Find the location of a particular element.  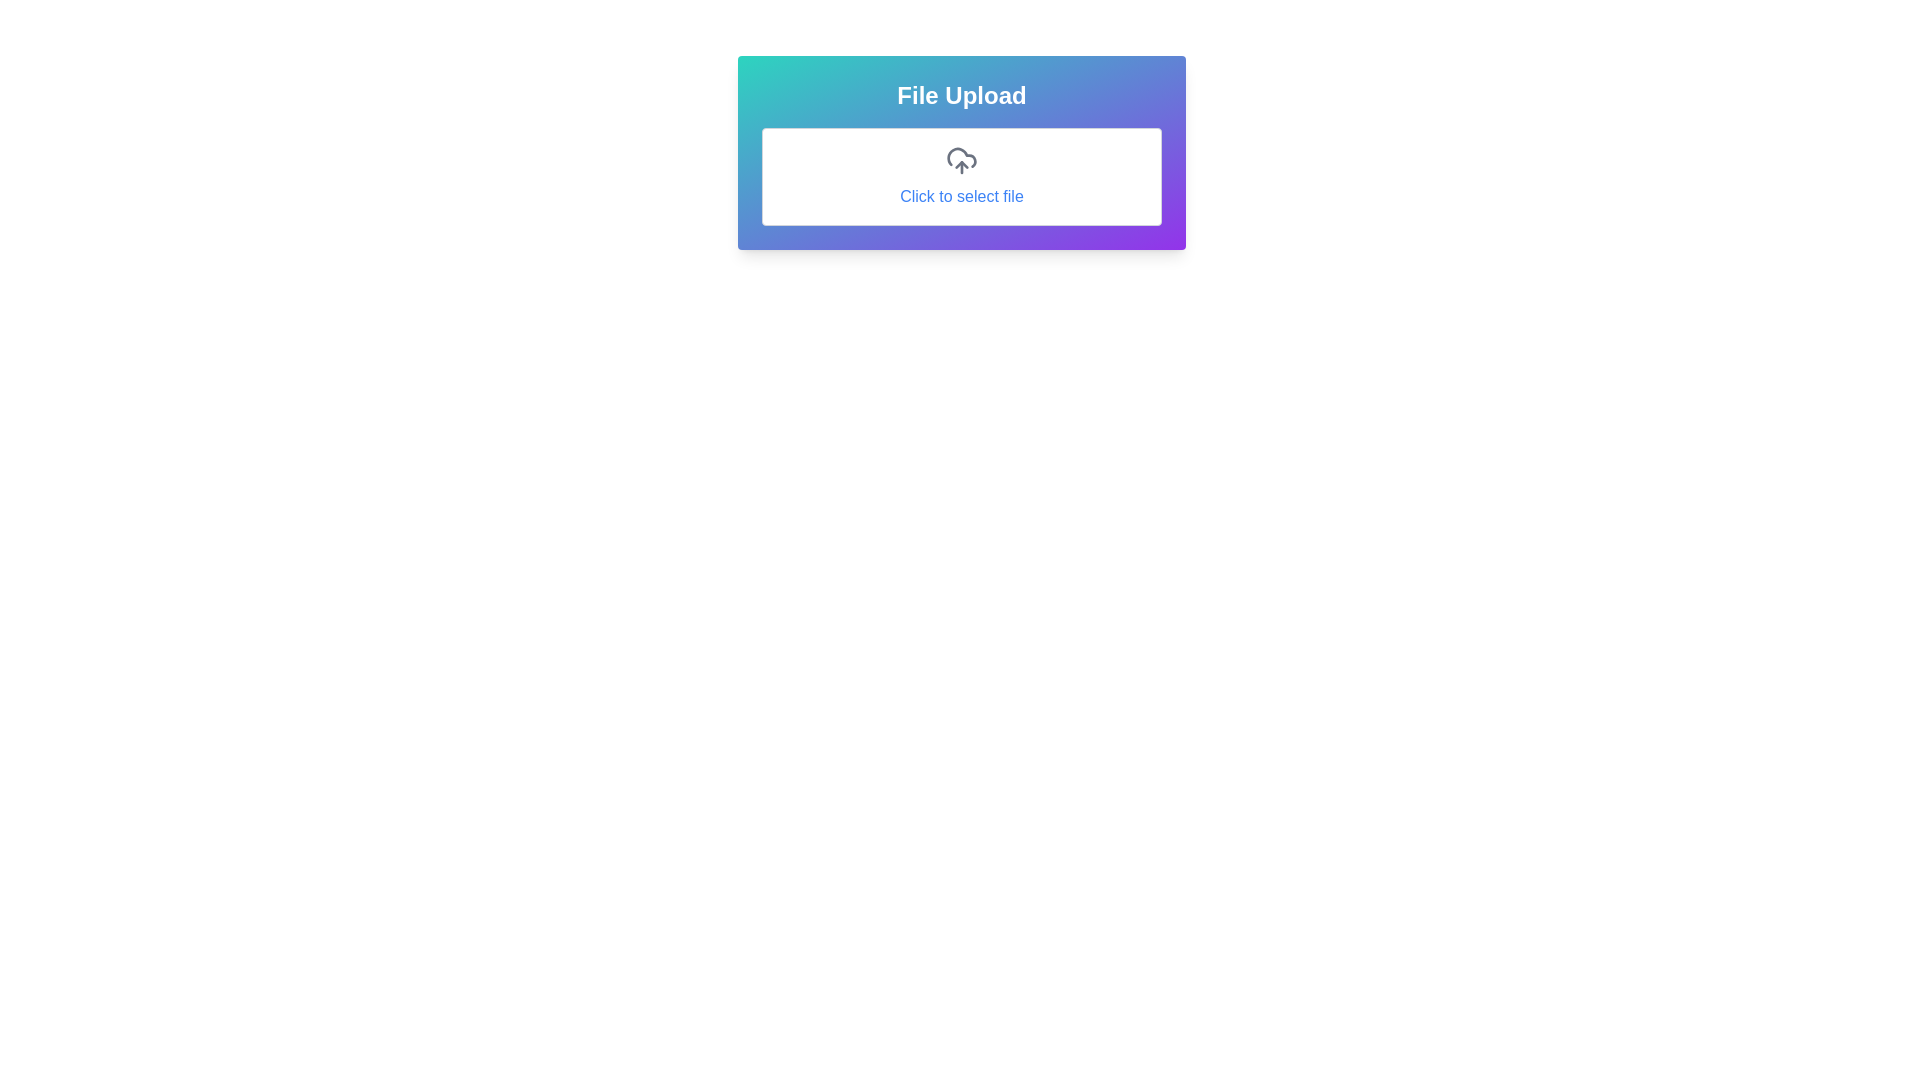

the File upload area located below the 'File Upload' heading to interact with it is located at coordinates (961, 176).